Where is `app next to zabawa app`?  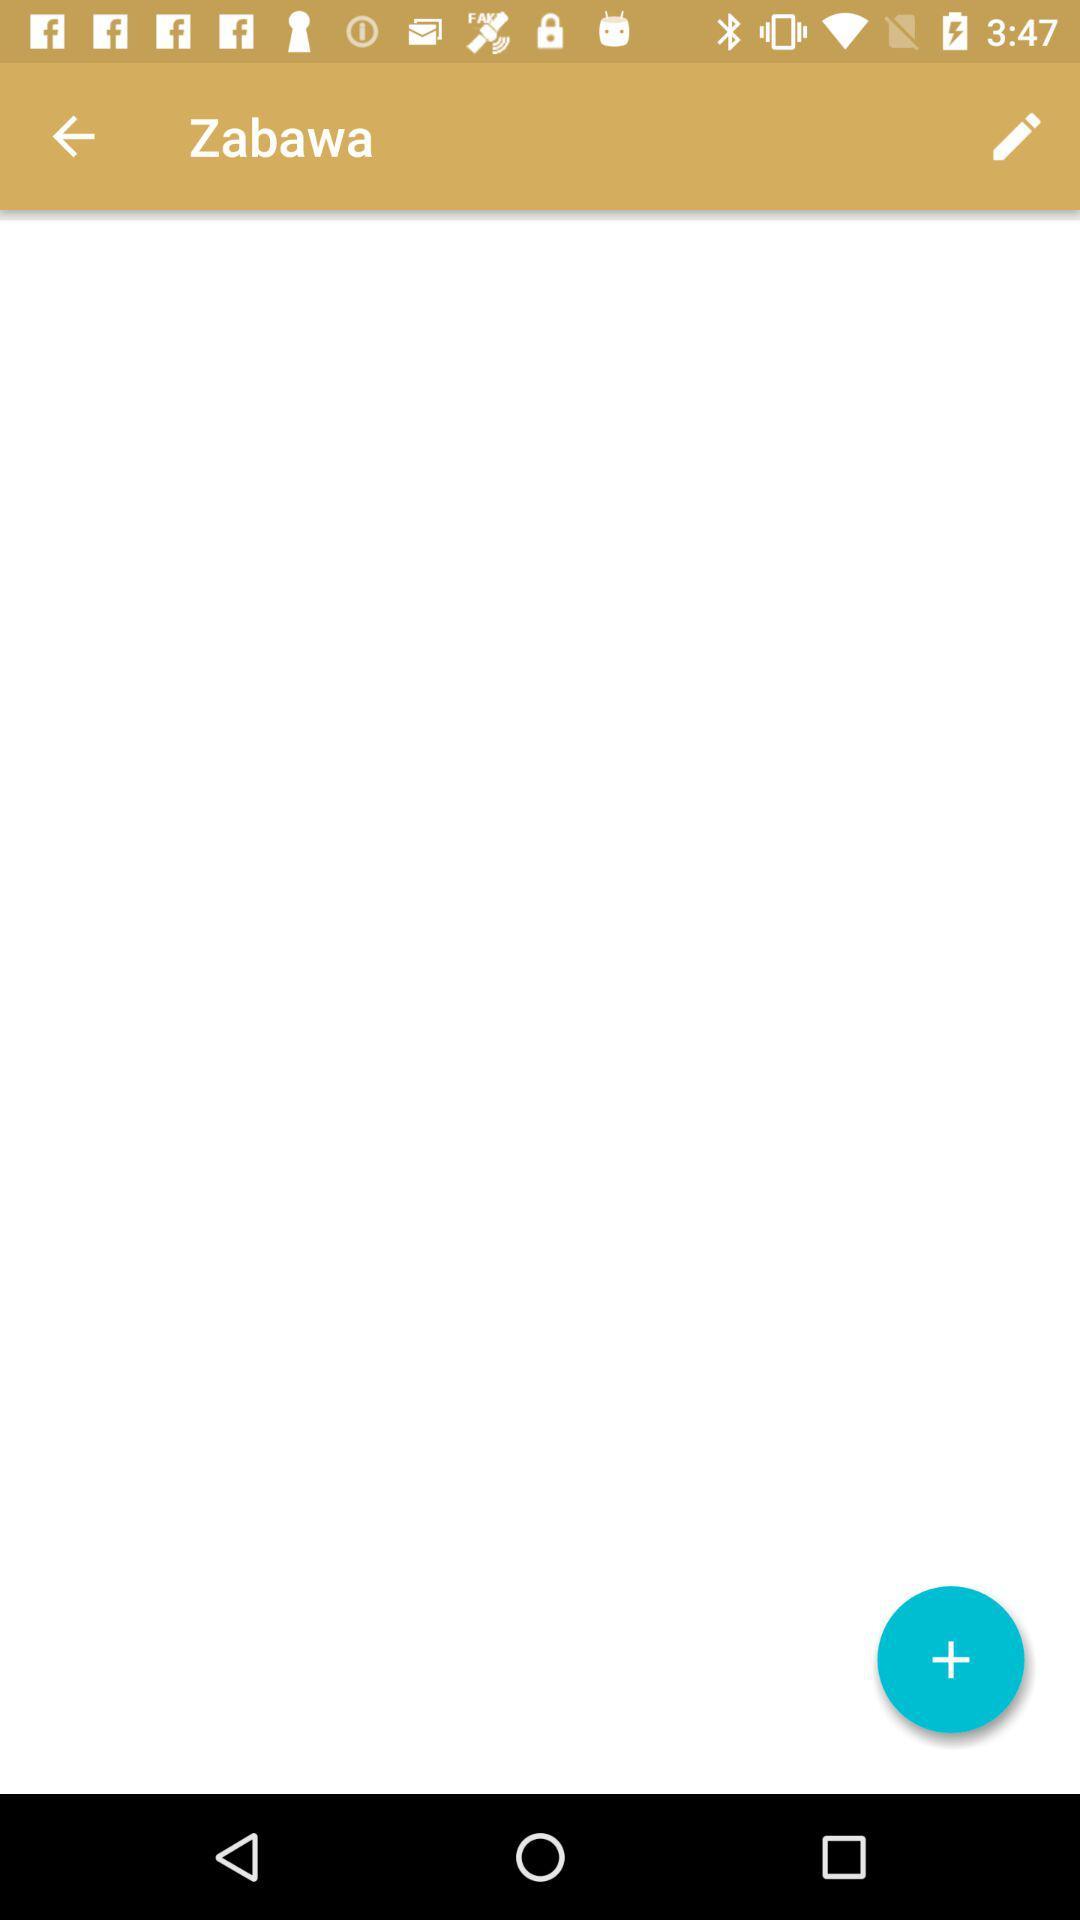
app next to zabawa app is located at coordinates (72, 135).